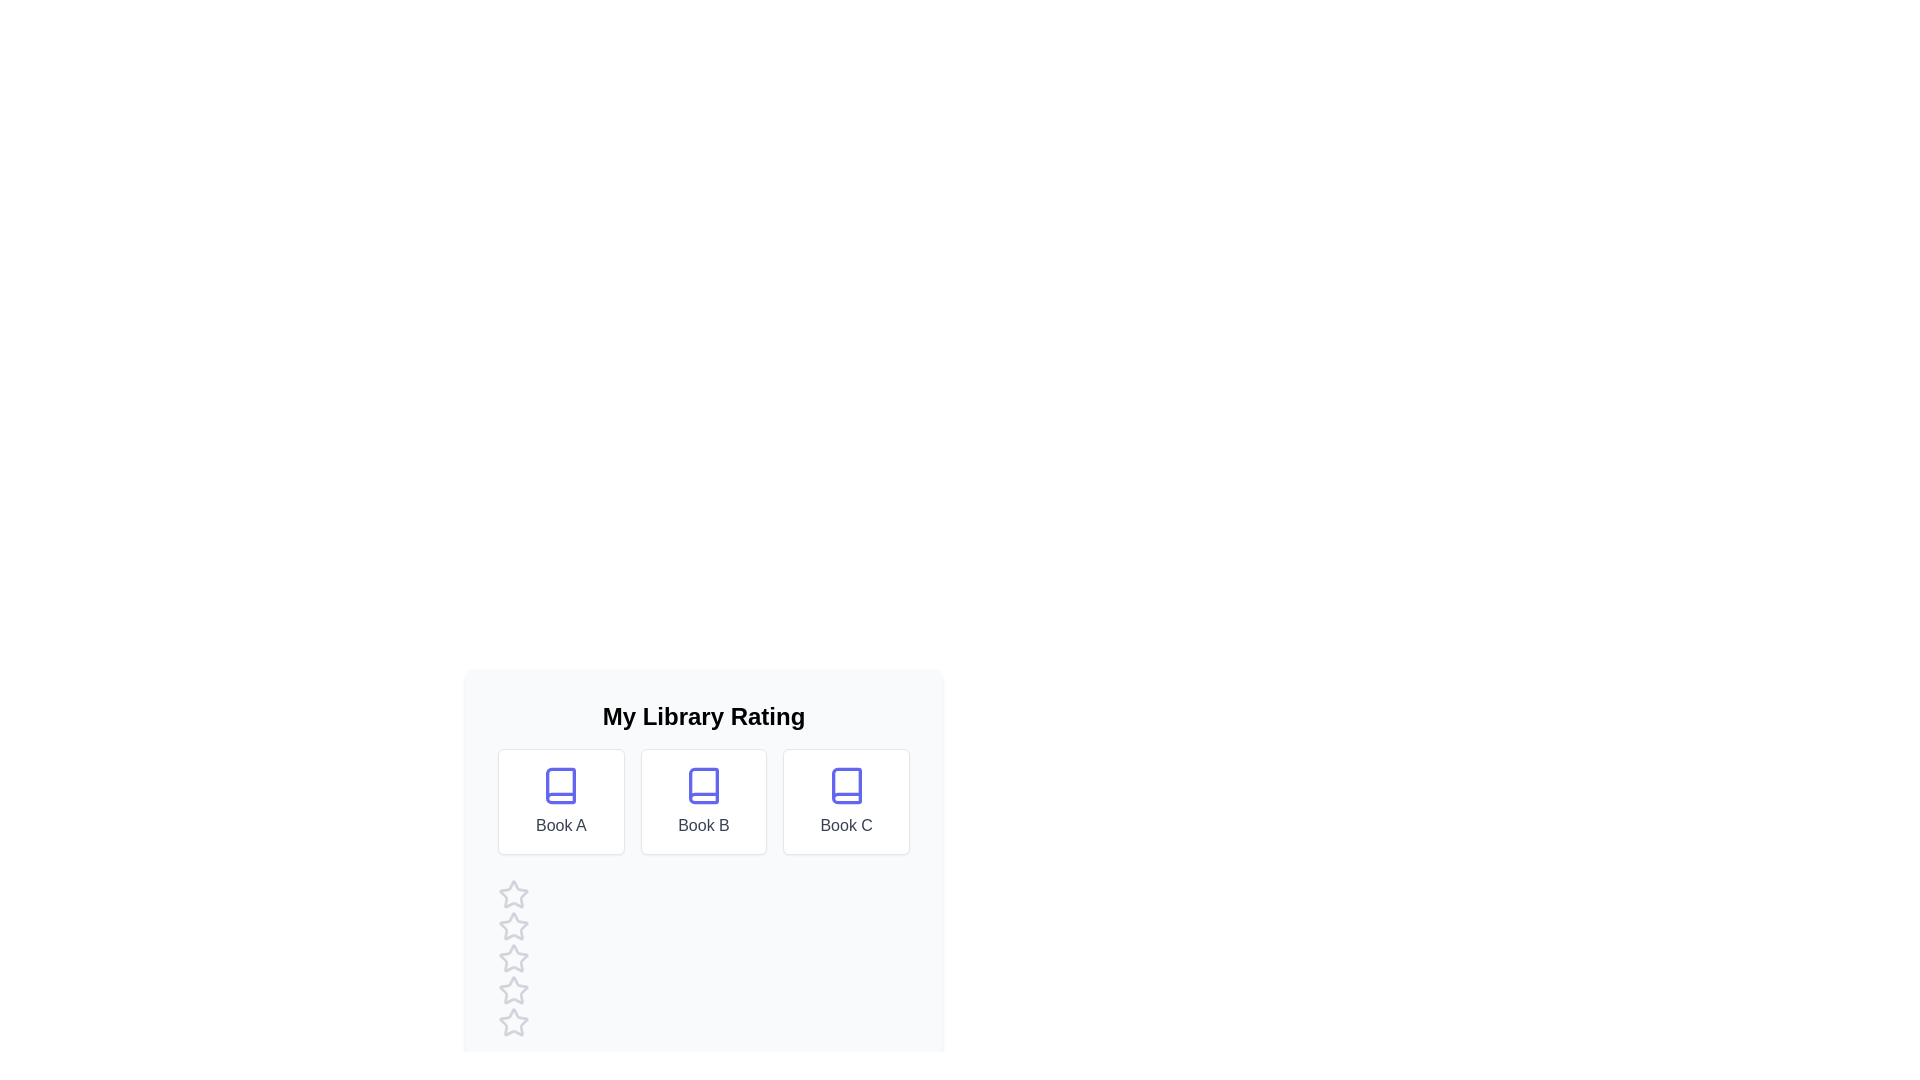 Image resolution: width=1920 pixels, height=1080 pixels. I want to click on the star corresponding to 2 to preview the rating, so click(513, 926).